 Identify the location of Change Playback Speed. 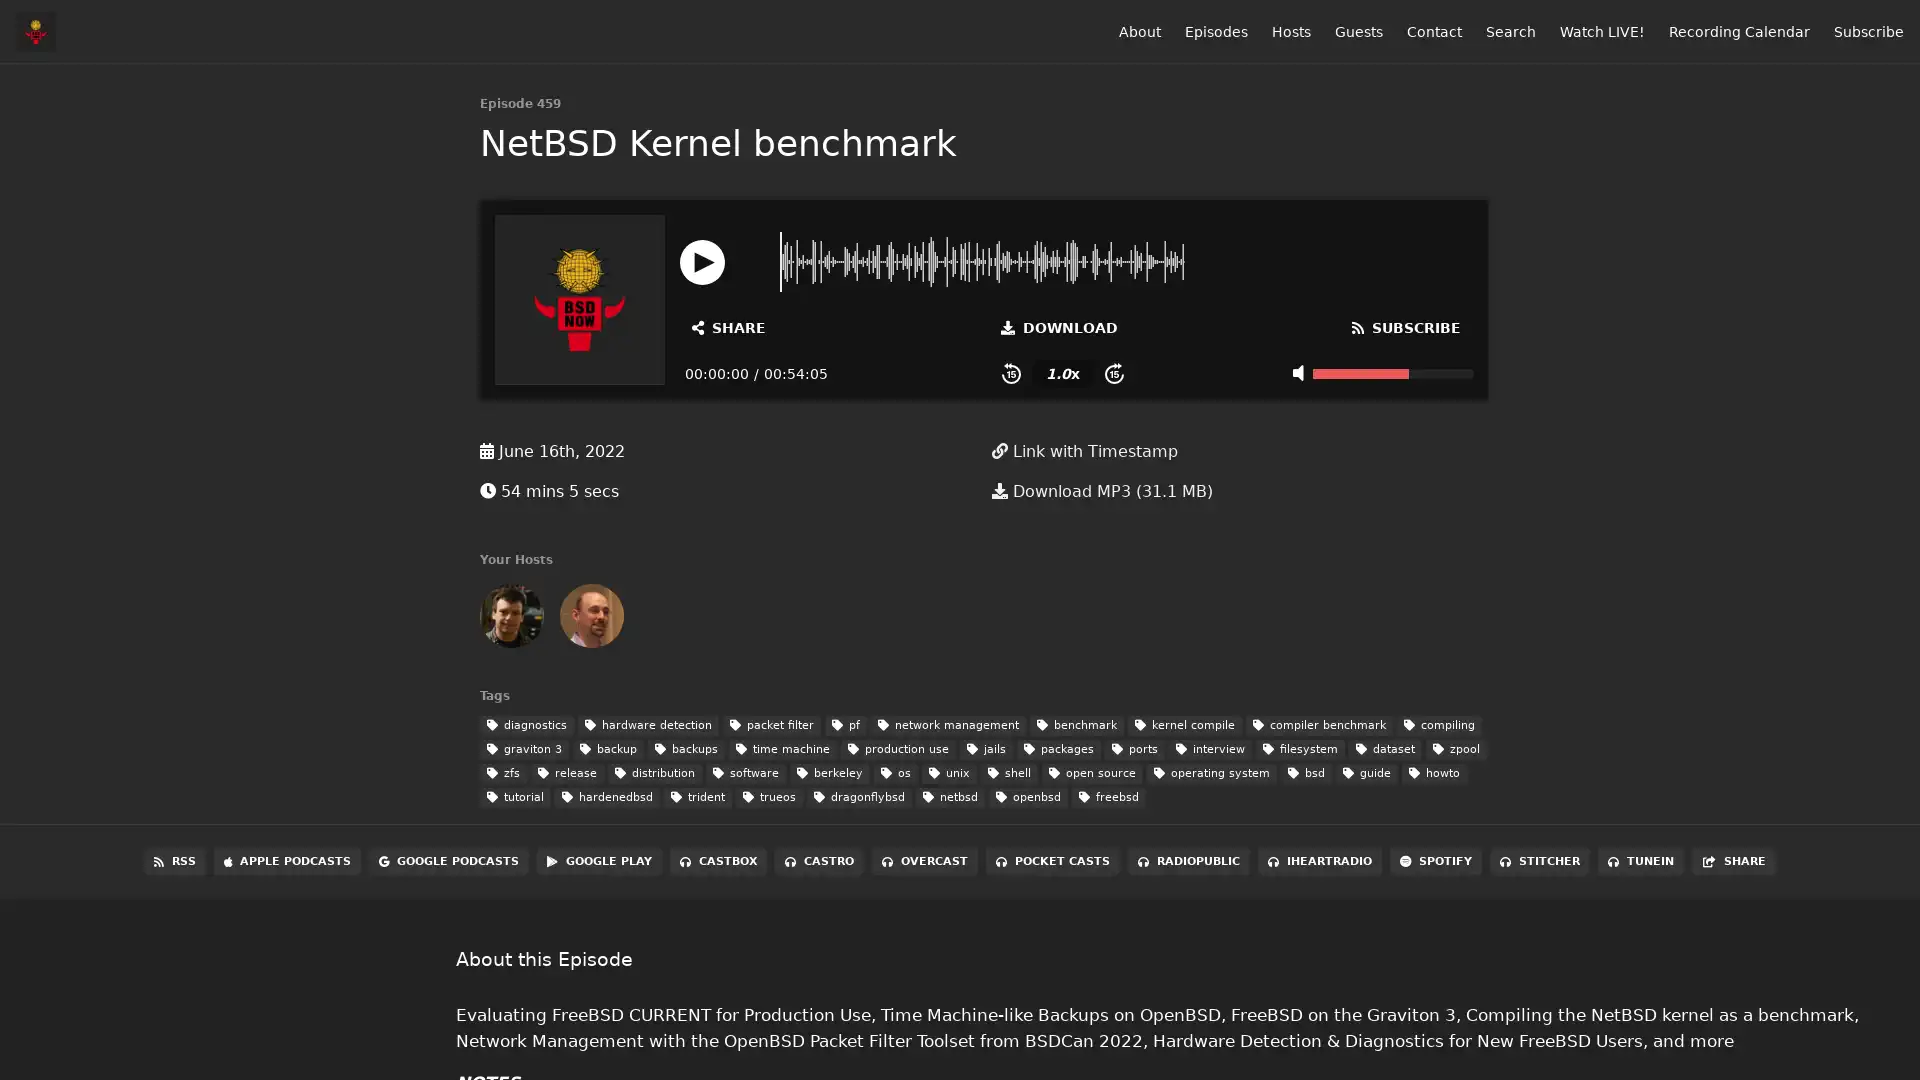
(1061, 373).